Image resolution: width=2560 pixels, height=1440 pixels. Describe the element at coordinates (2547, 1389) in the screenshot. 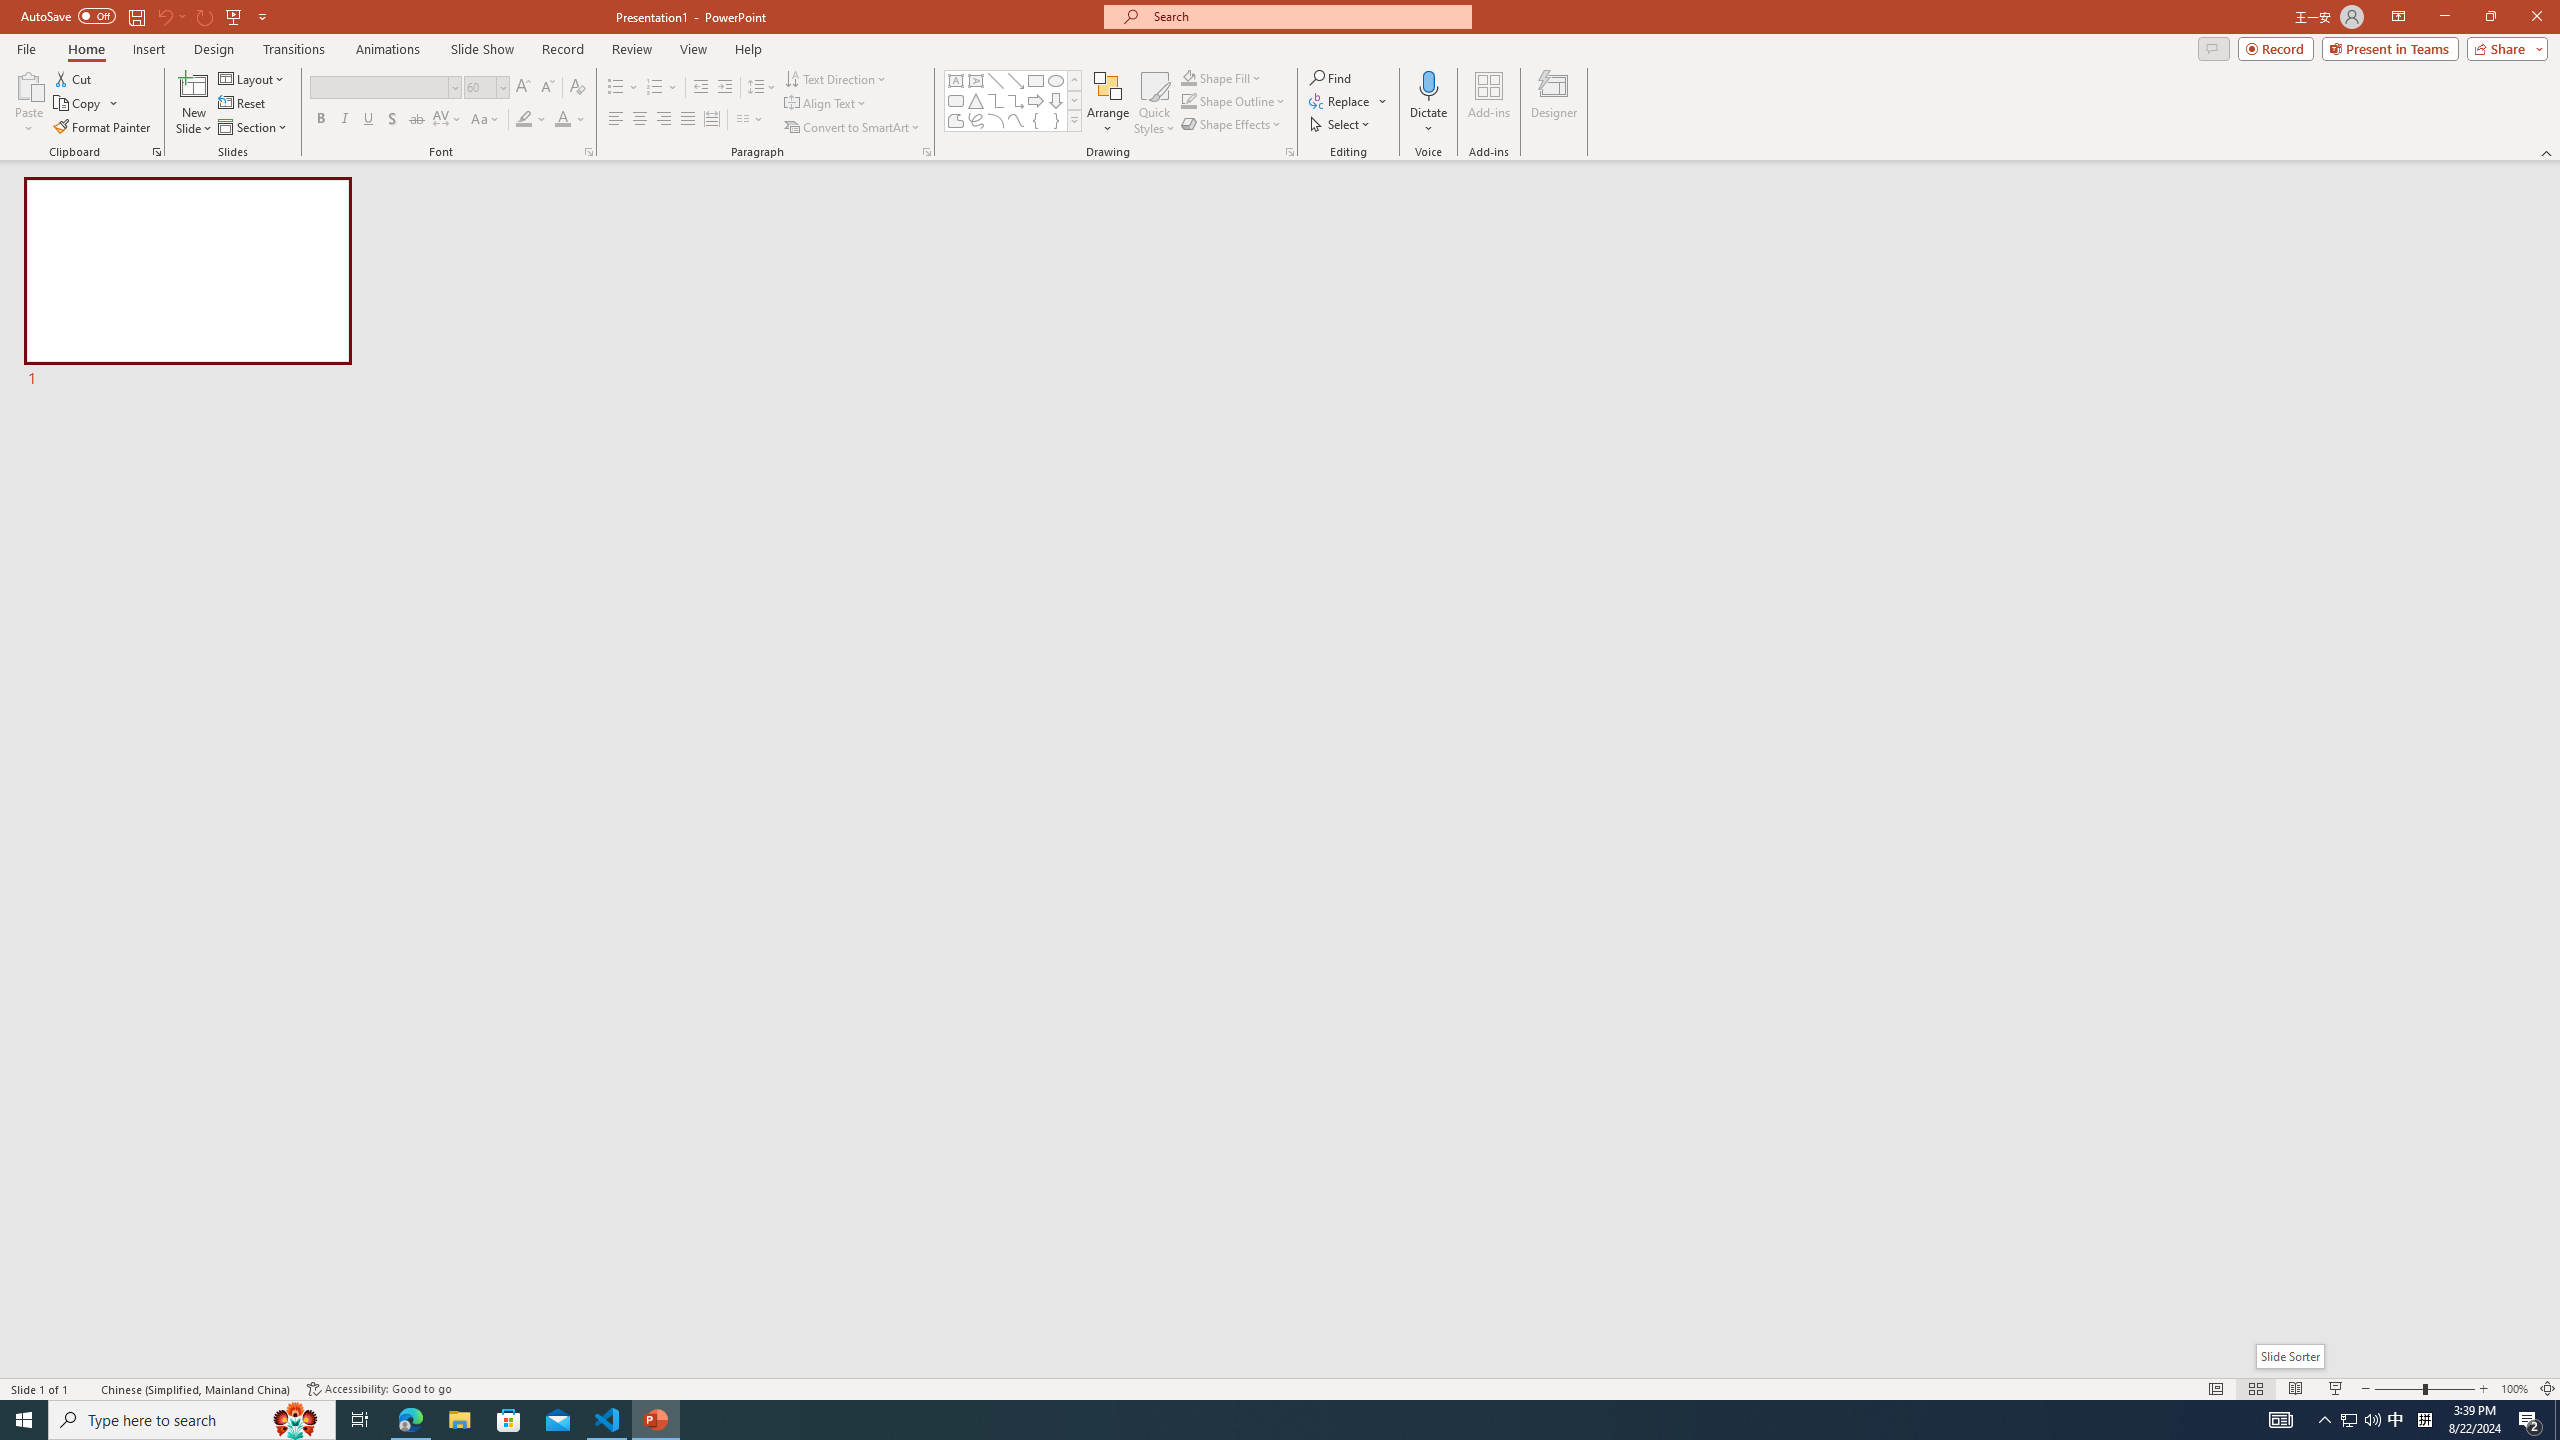

I see `'Zoom to Fit '` at that location.